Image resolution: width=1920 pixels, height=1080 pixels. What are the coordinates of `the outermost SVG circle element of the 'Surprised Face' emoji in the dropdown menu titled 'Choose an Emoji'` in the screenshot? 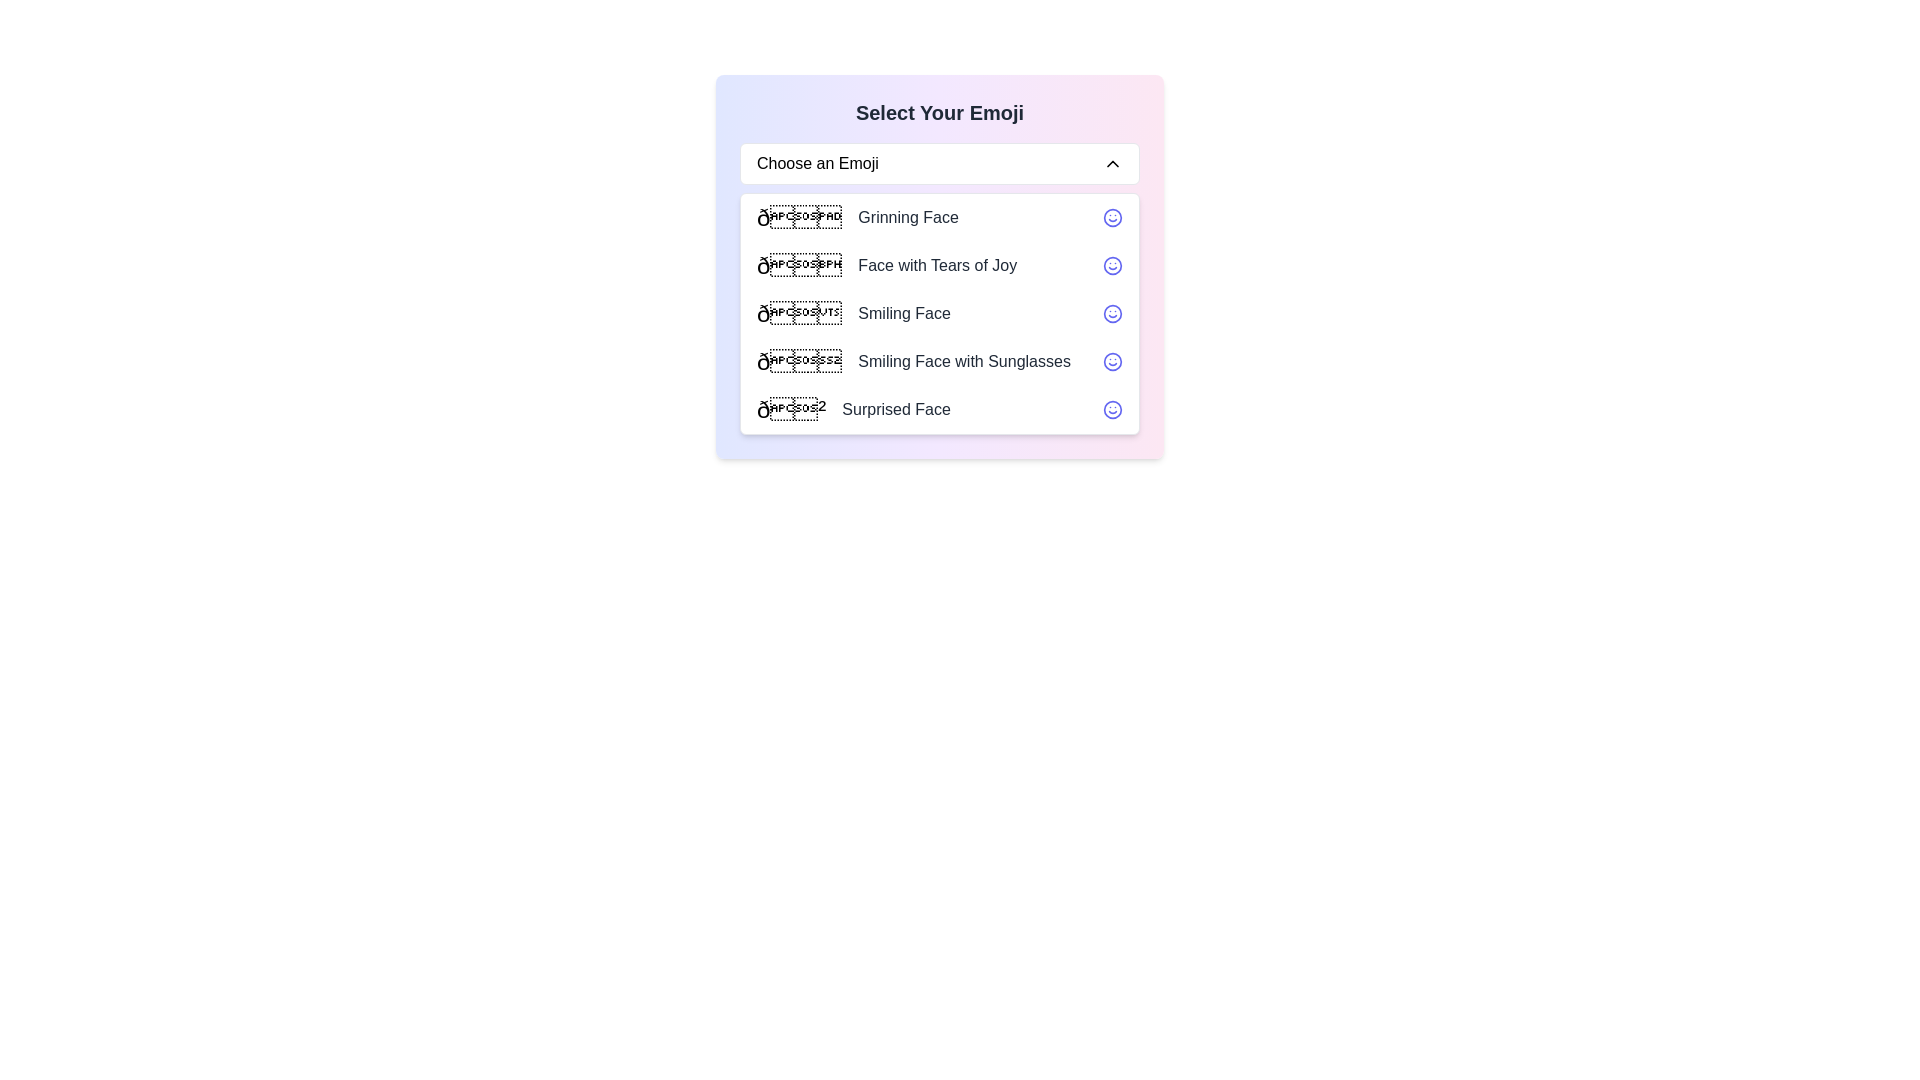 It's located at (1112, 408).